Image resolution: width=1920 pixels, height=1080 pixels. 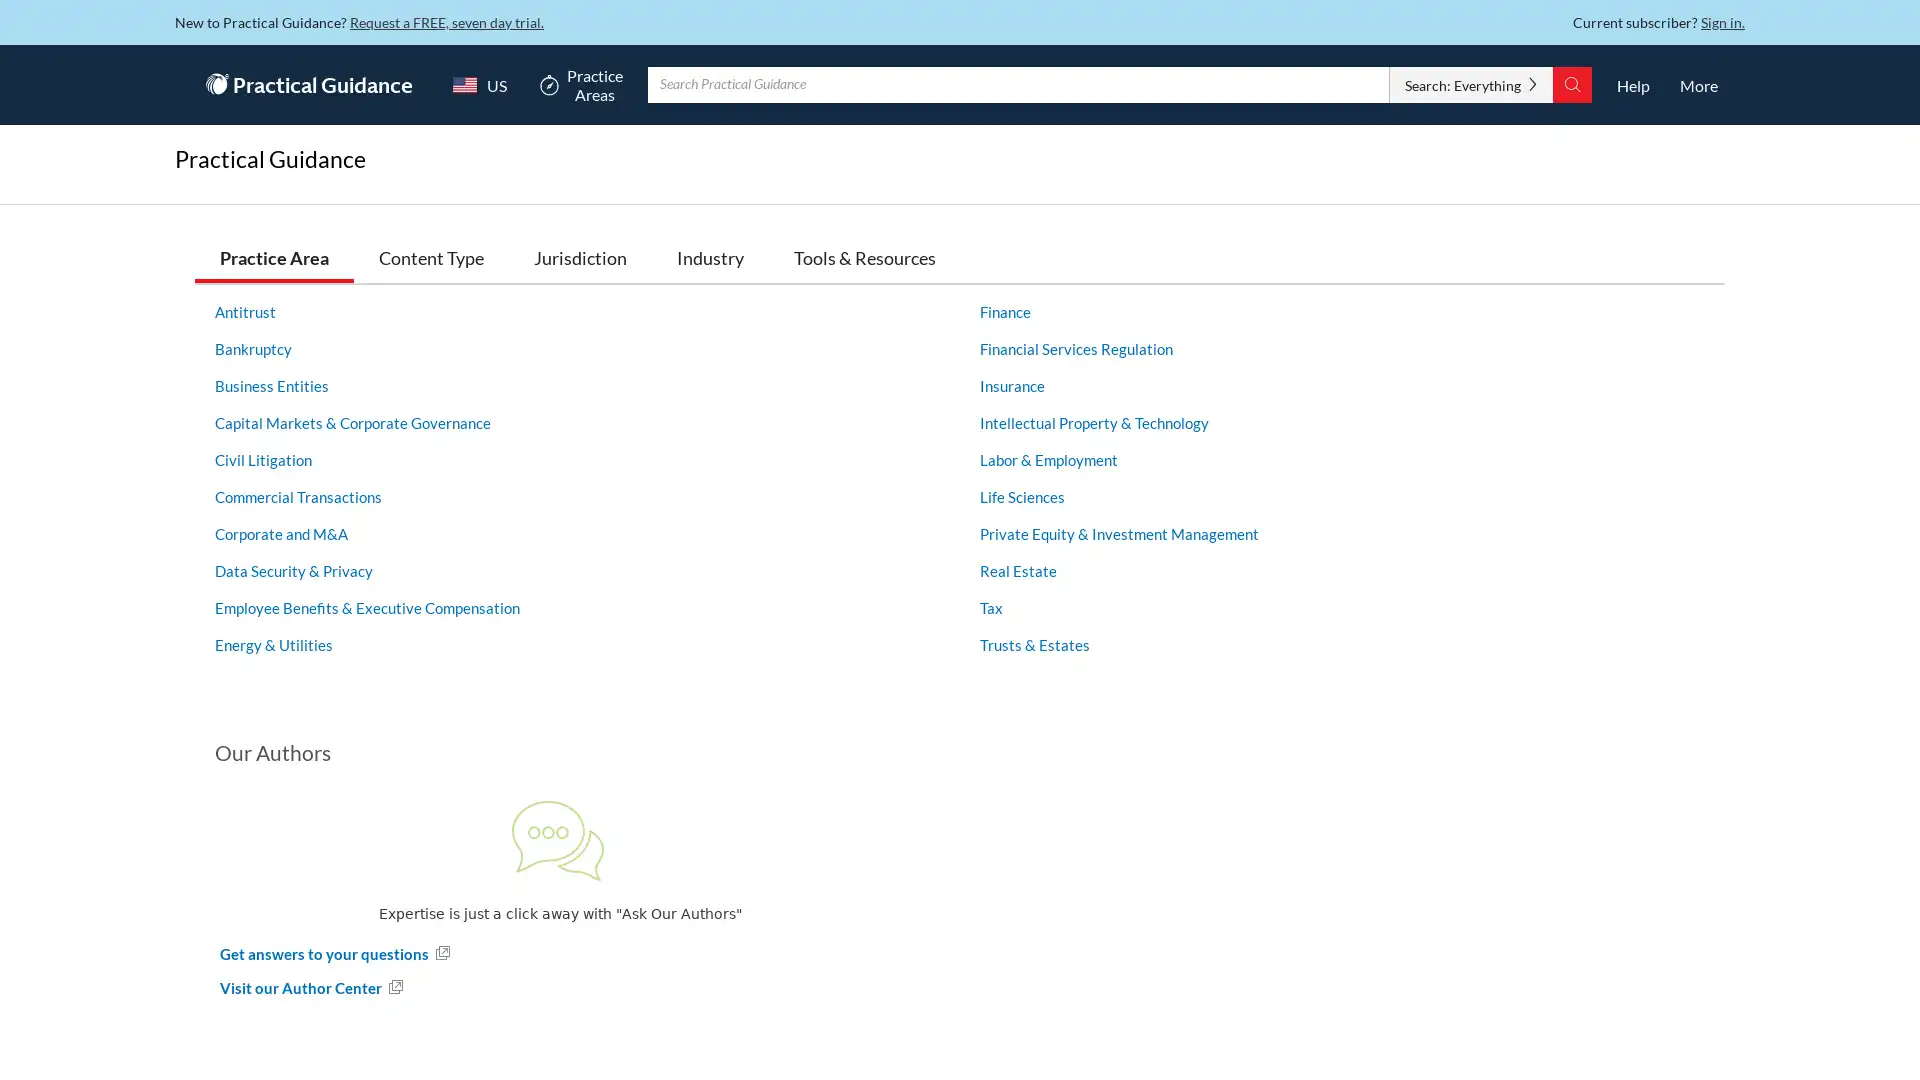 What do you see at coordinates (1571, 83) in the screenshot?
I see `Search` at bounding box center [1571, 83].